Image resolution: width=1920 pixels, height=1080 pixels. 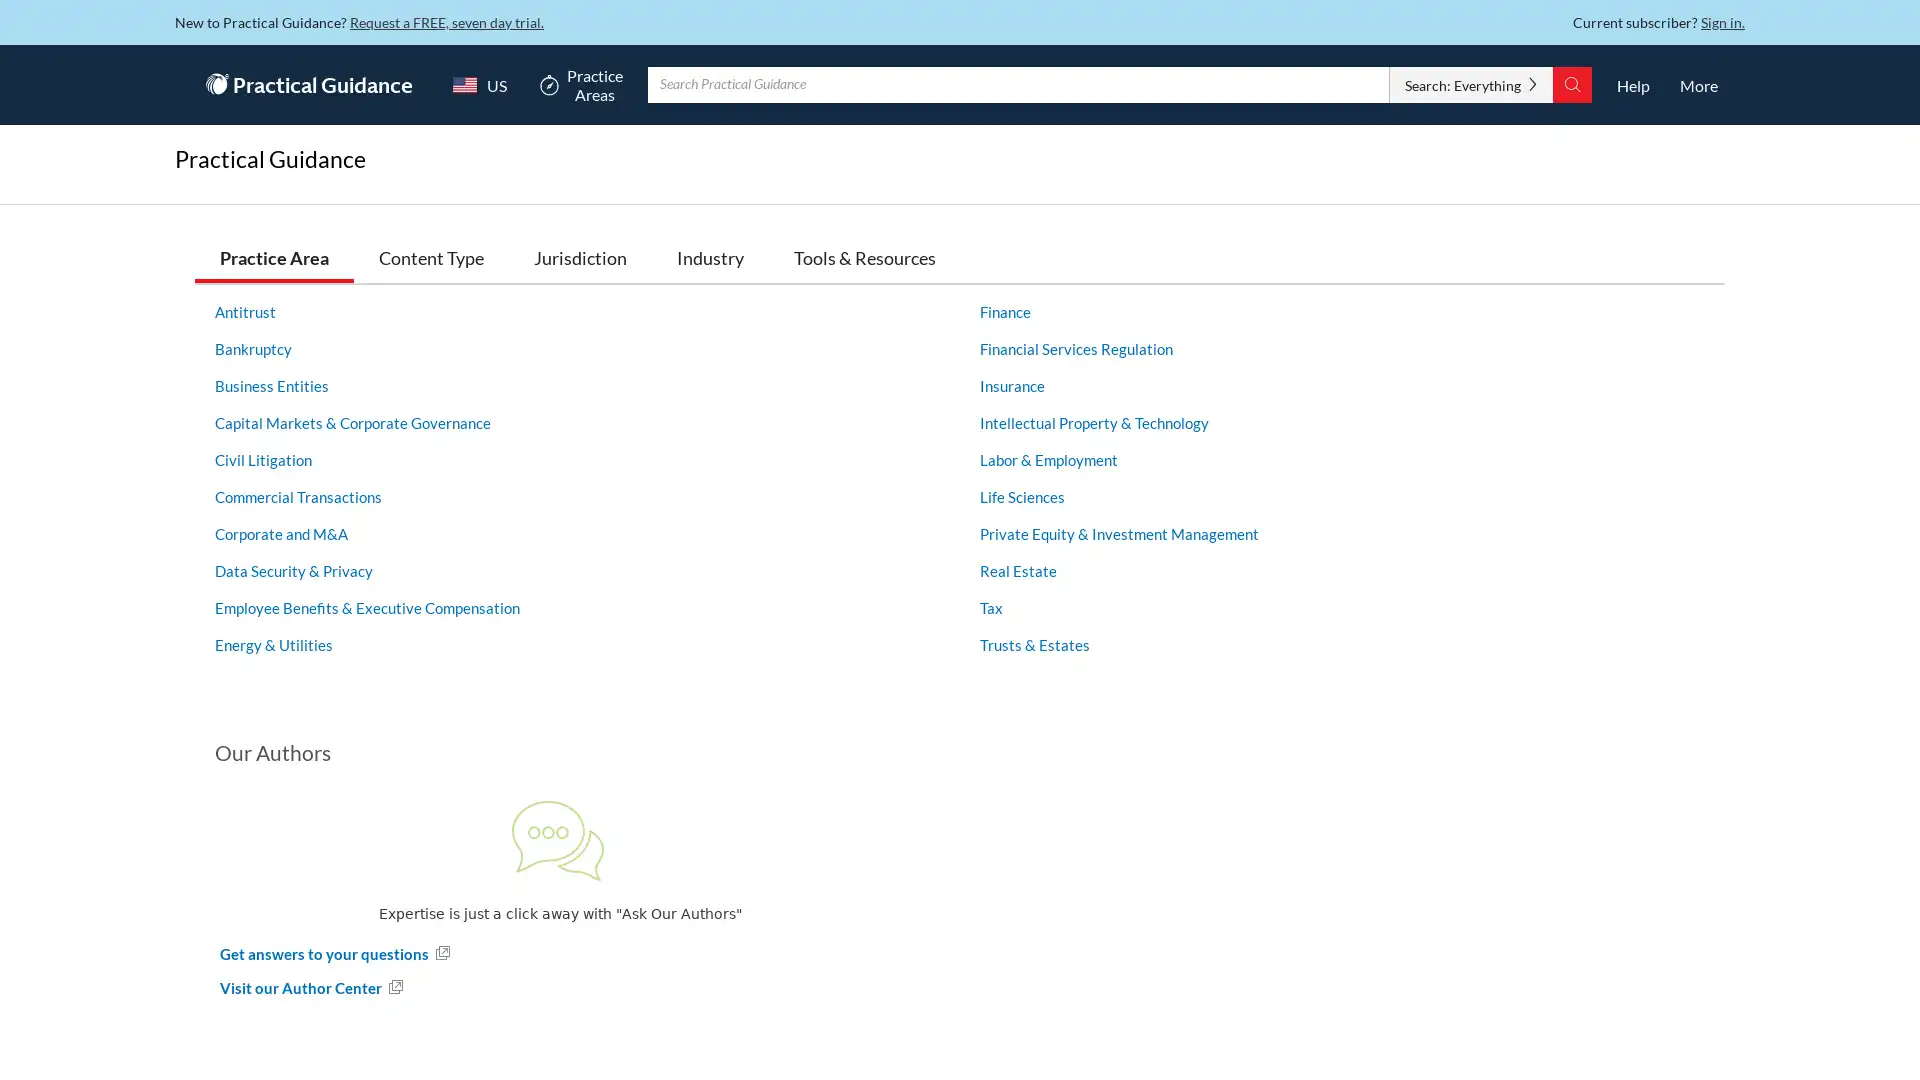 What do you see at coordinates (1571, 83) in the screenshot?
I see `Search` at bounding box center [1571, 83].